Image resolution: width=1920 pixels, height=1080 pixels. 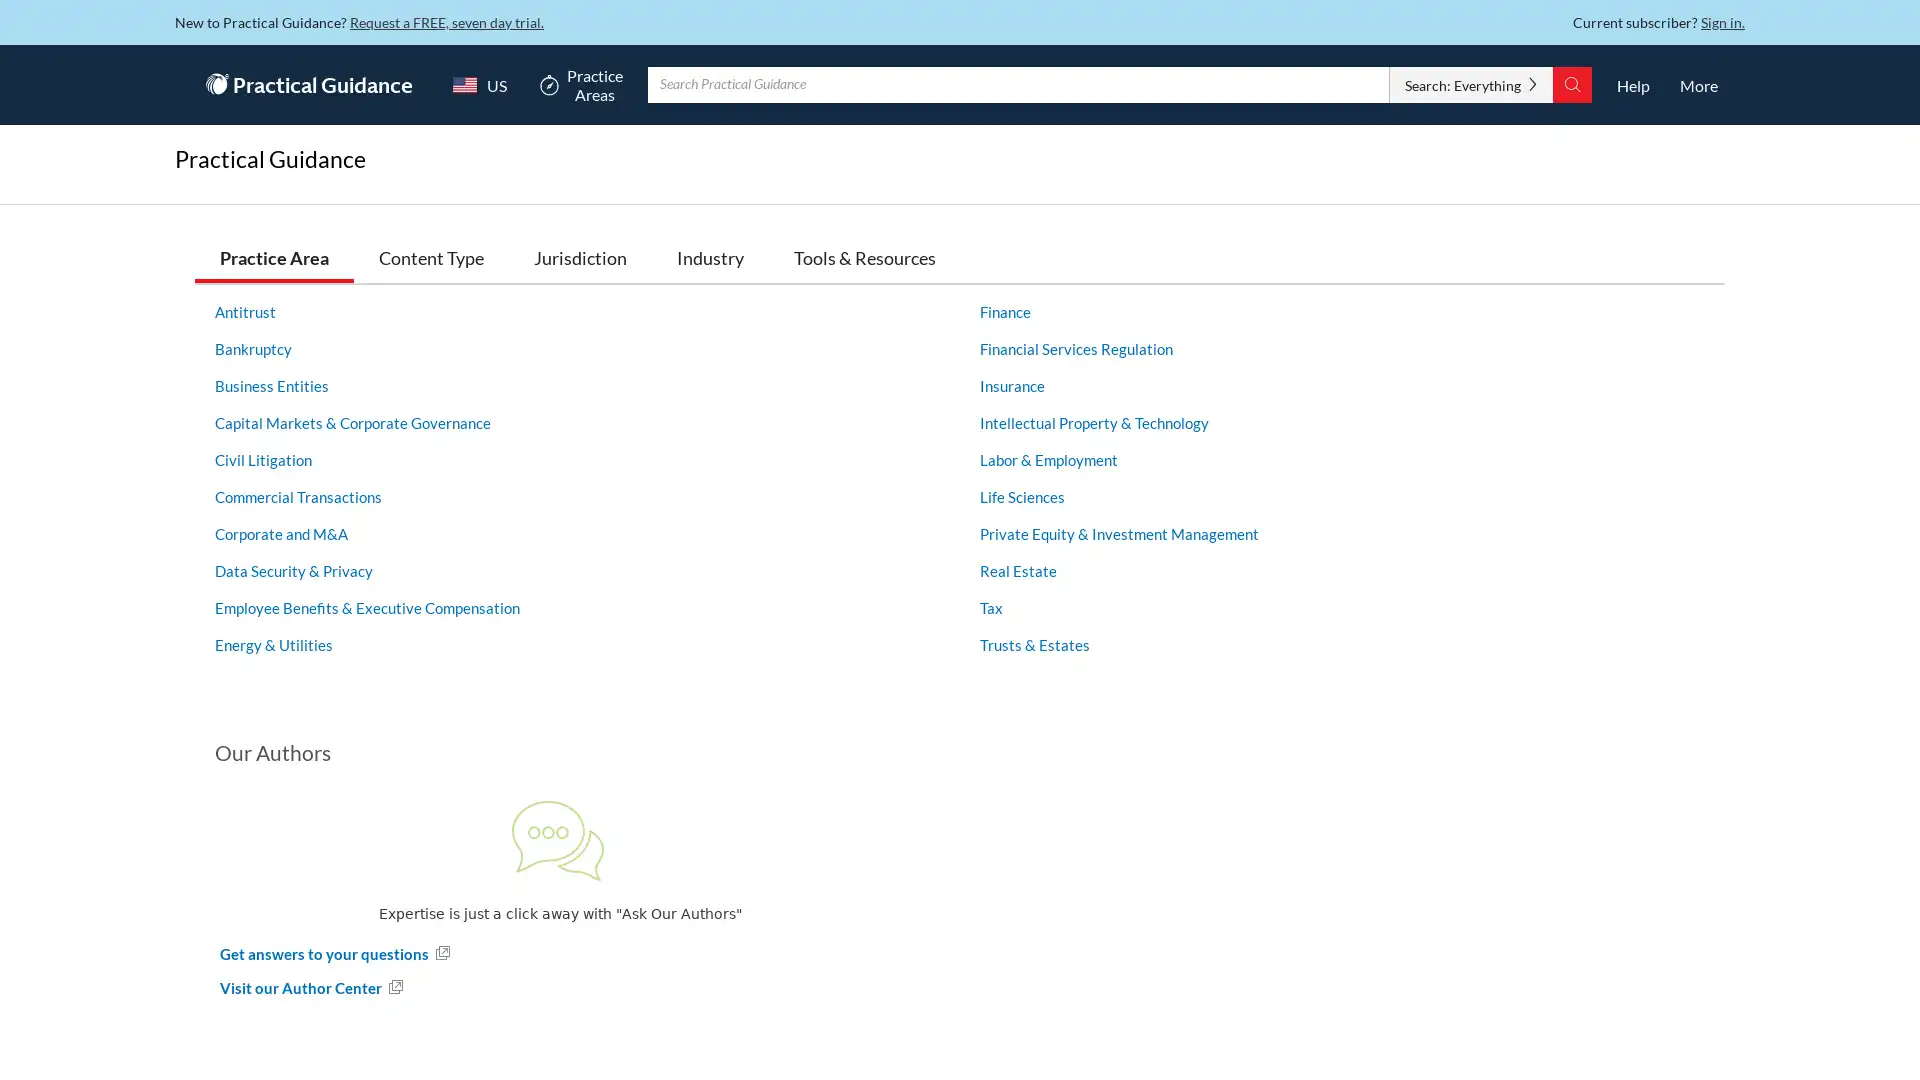 What do you see at coordinates (1571, 83) in the screenshot?
I see `Search` at bounding box center [1571, 83].